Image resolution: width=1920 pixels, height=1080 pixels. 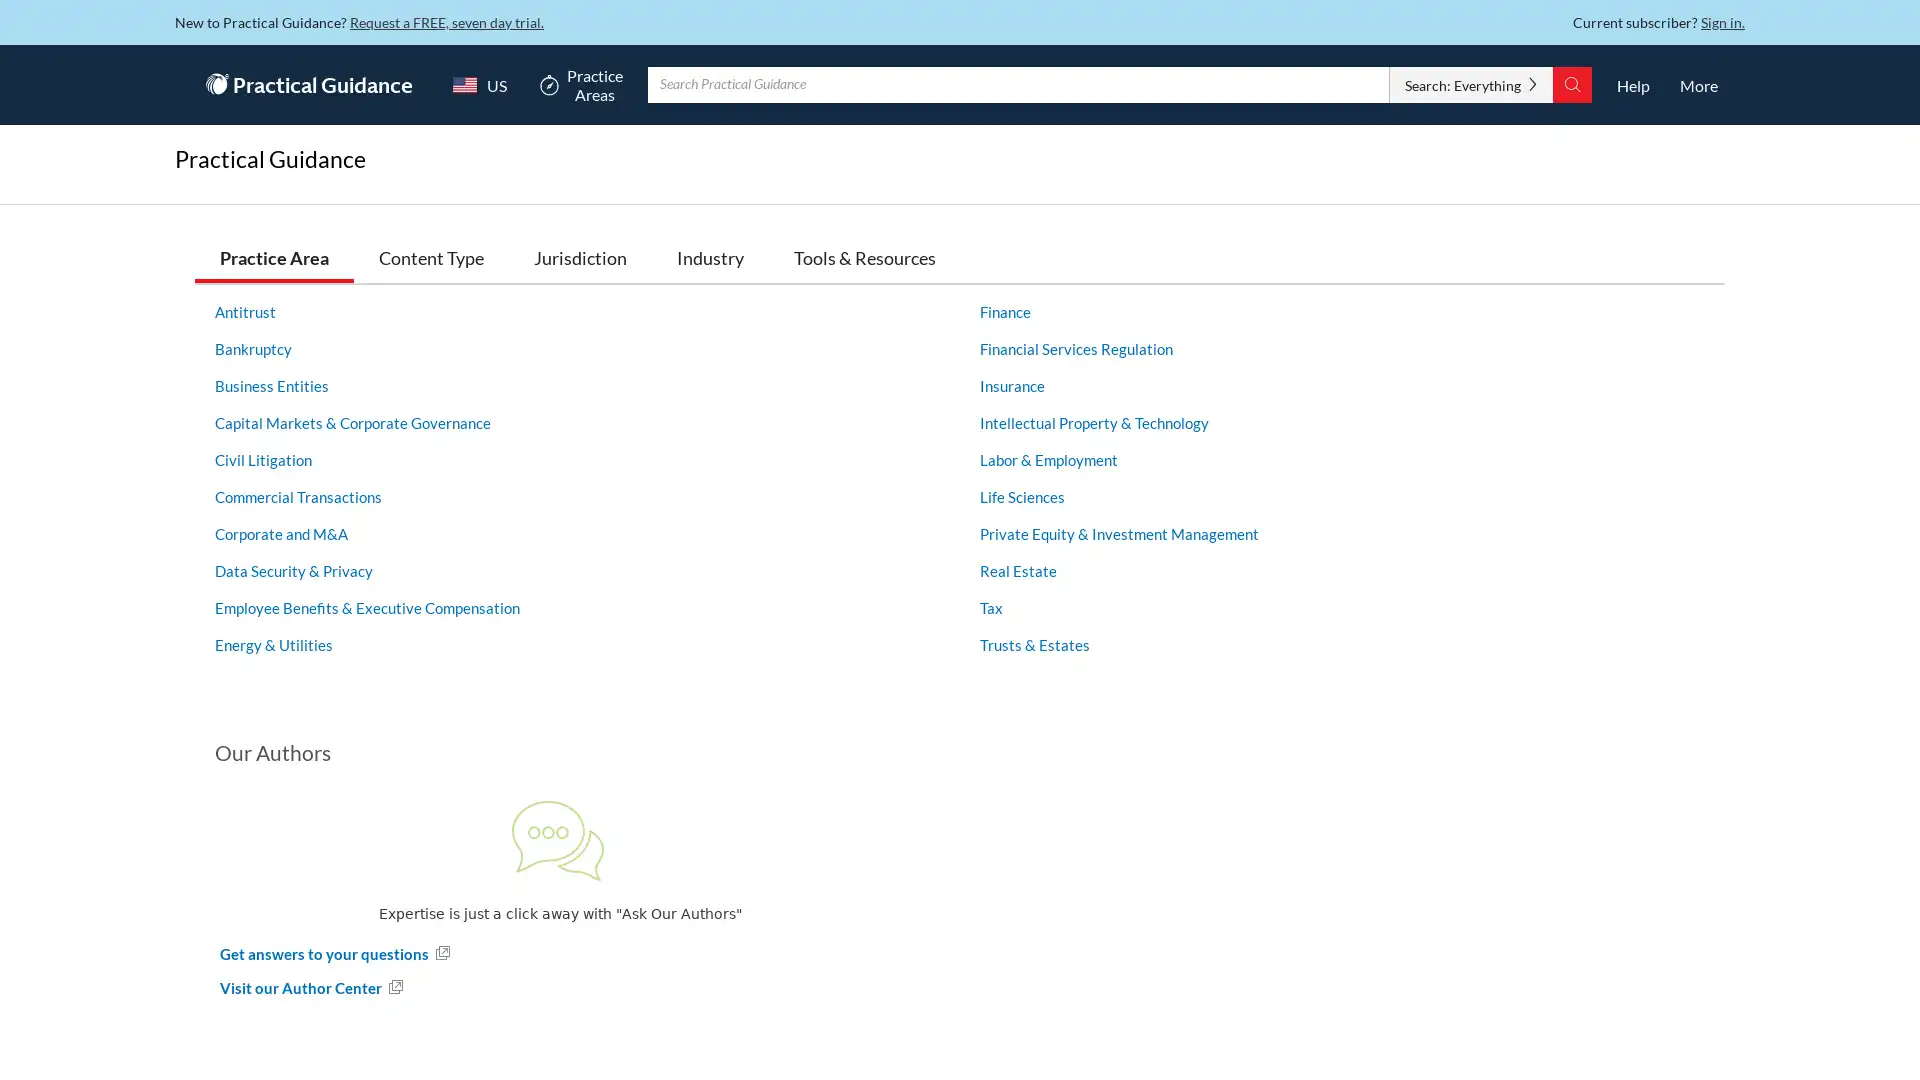 What do you see at coordinates (1571, 83) in the screenshot?
I see `Search` at bounding box center [1571, 83].